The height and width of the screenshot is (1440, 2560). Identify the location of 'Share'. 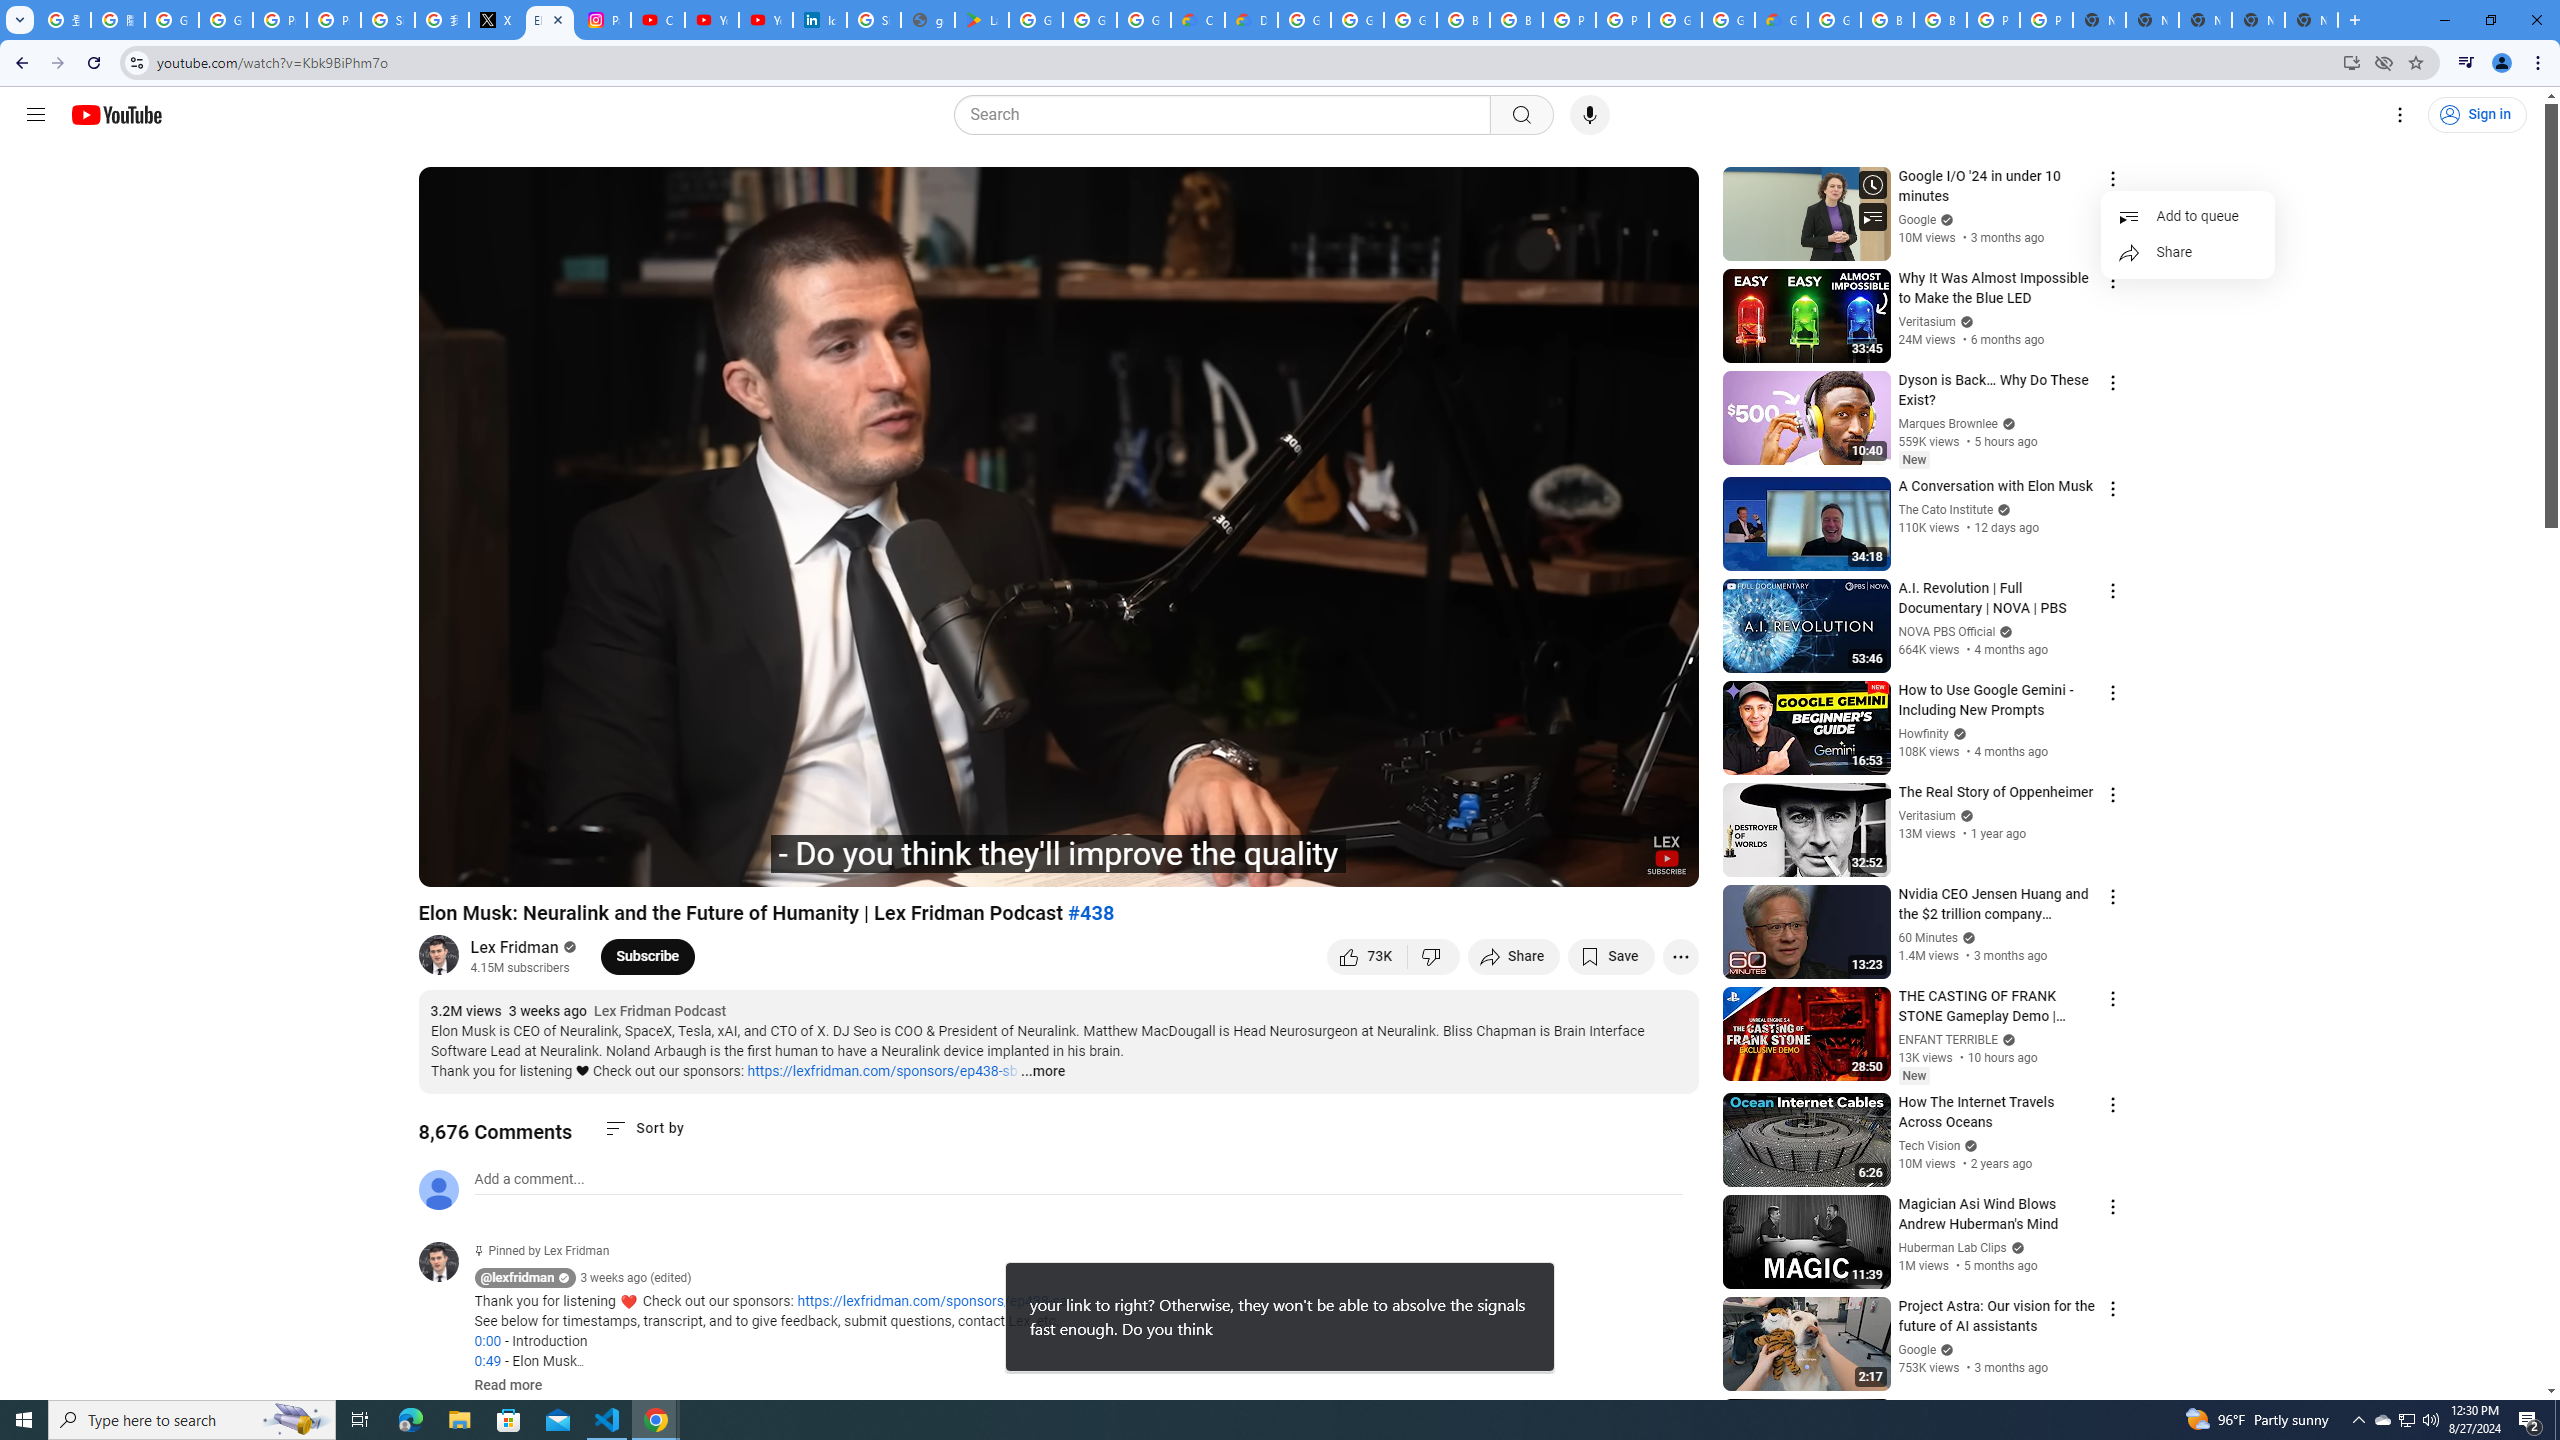
(2186, 252).